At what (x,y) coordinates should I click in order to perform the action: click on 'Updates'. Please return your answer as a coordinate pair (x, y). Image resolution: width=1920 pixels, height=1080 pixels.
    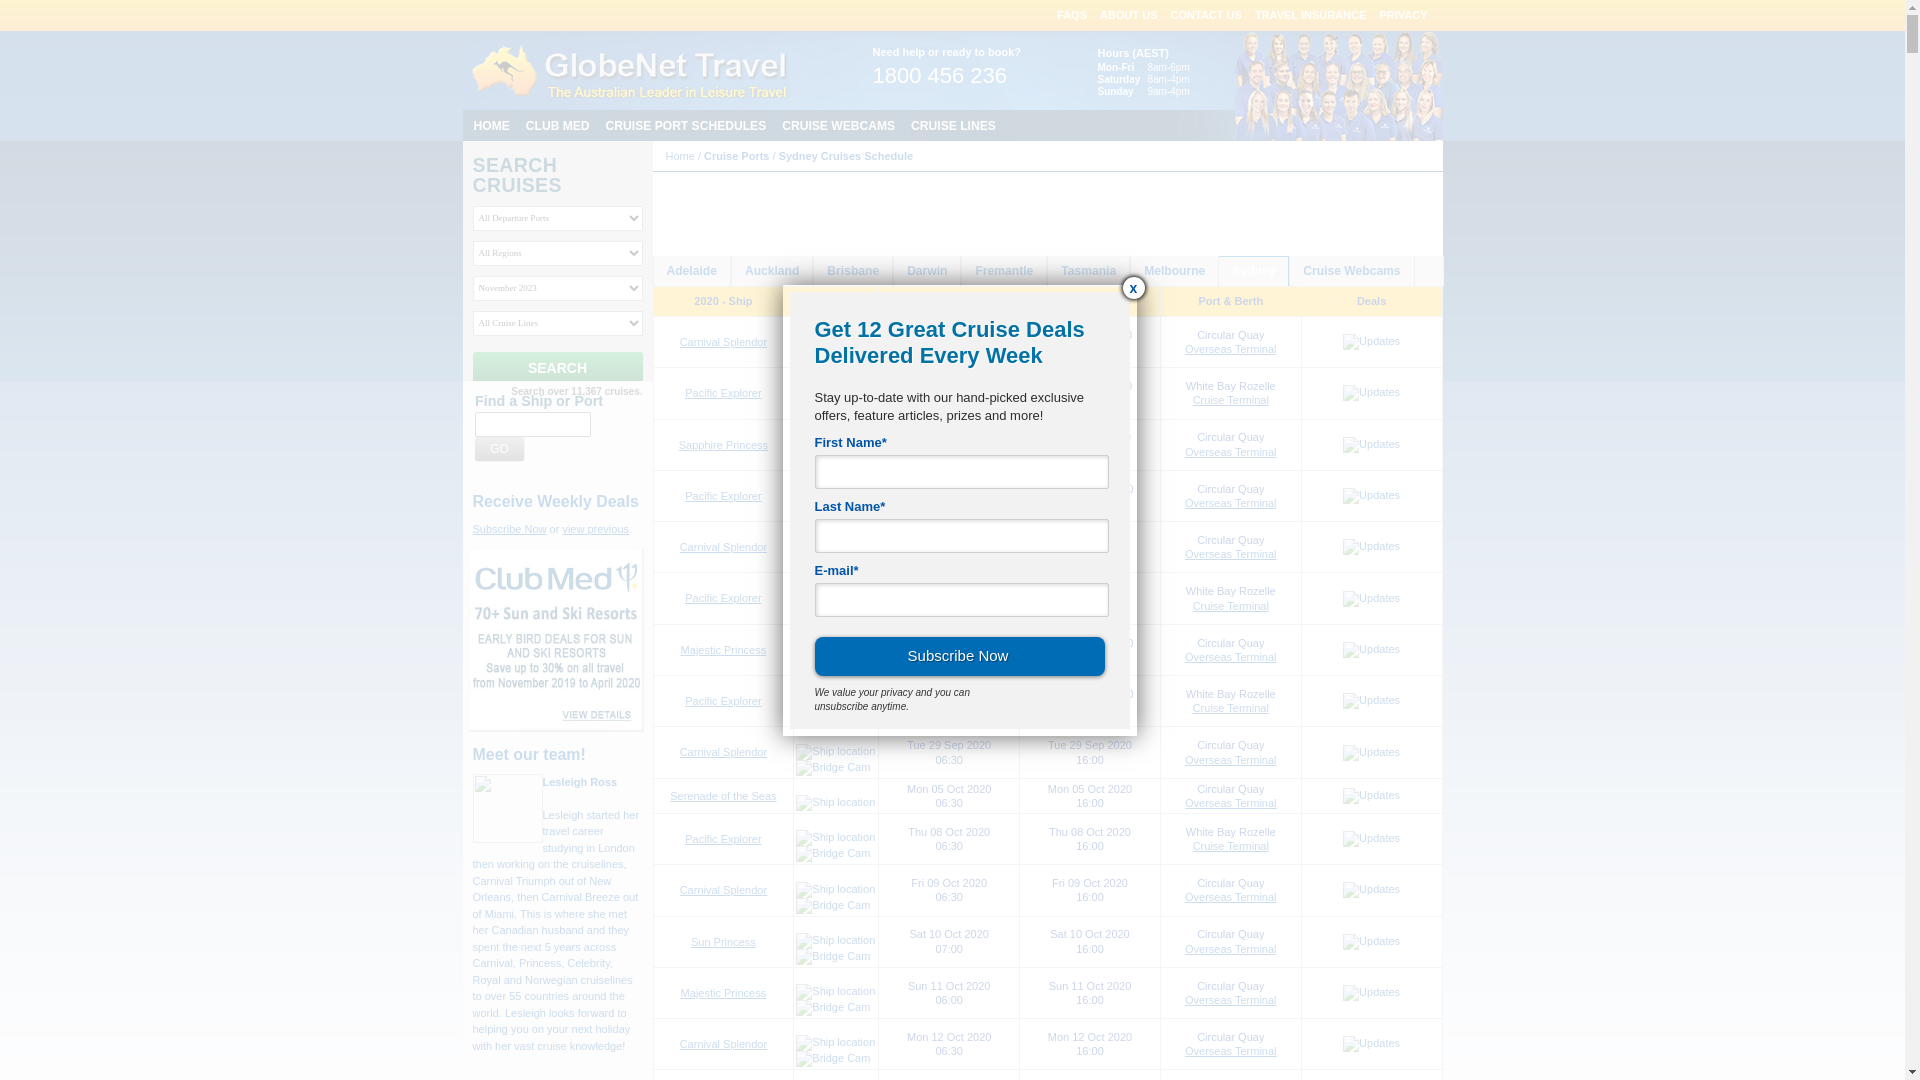
    Looking at the image, I should click on (1370, 650).